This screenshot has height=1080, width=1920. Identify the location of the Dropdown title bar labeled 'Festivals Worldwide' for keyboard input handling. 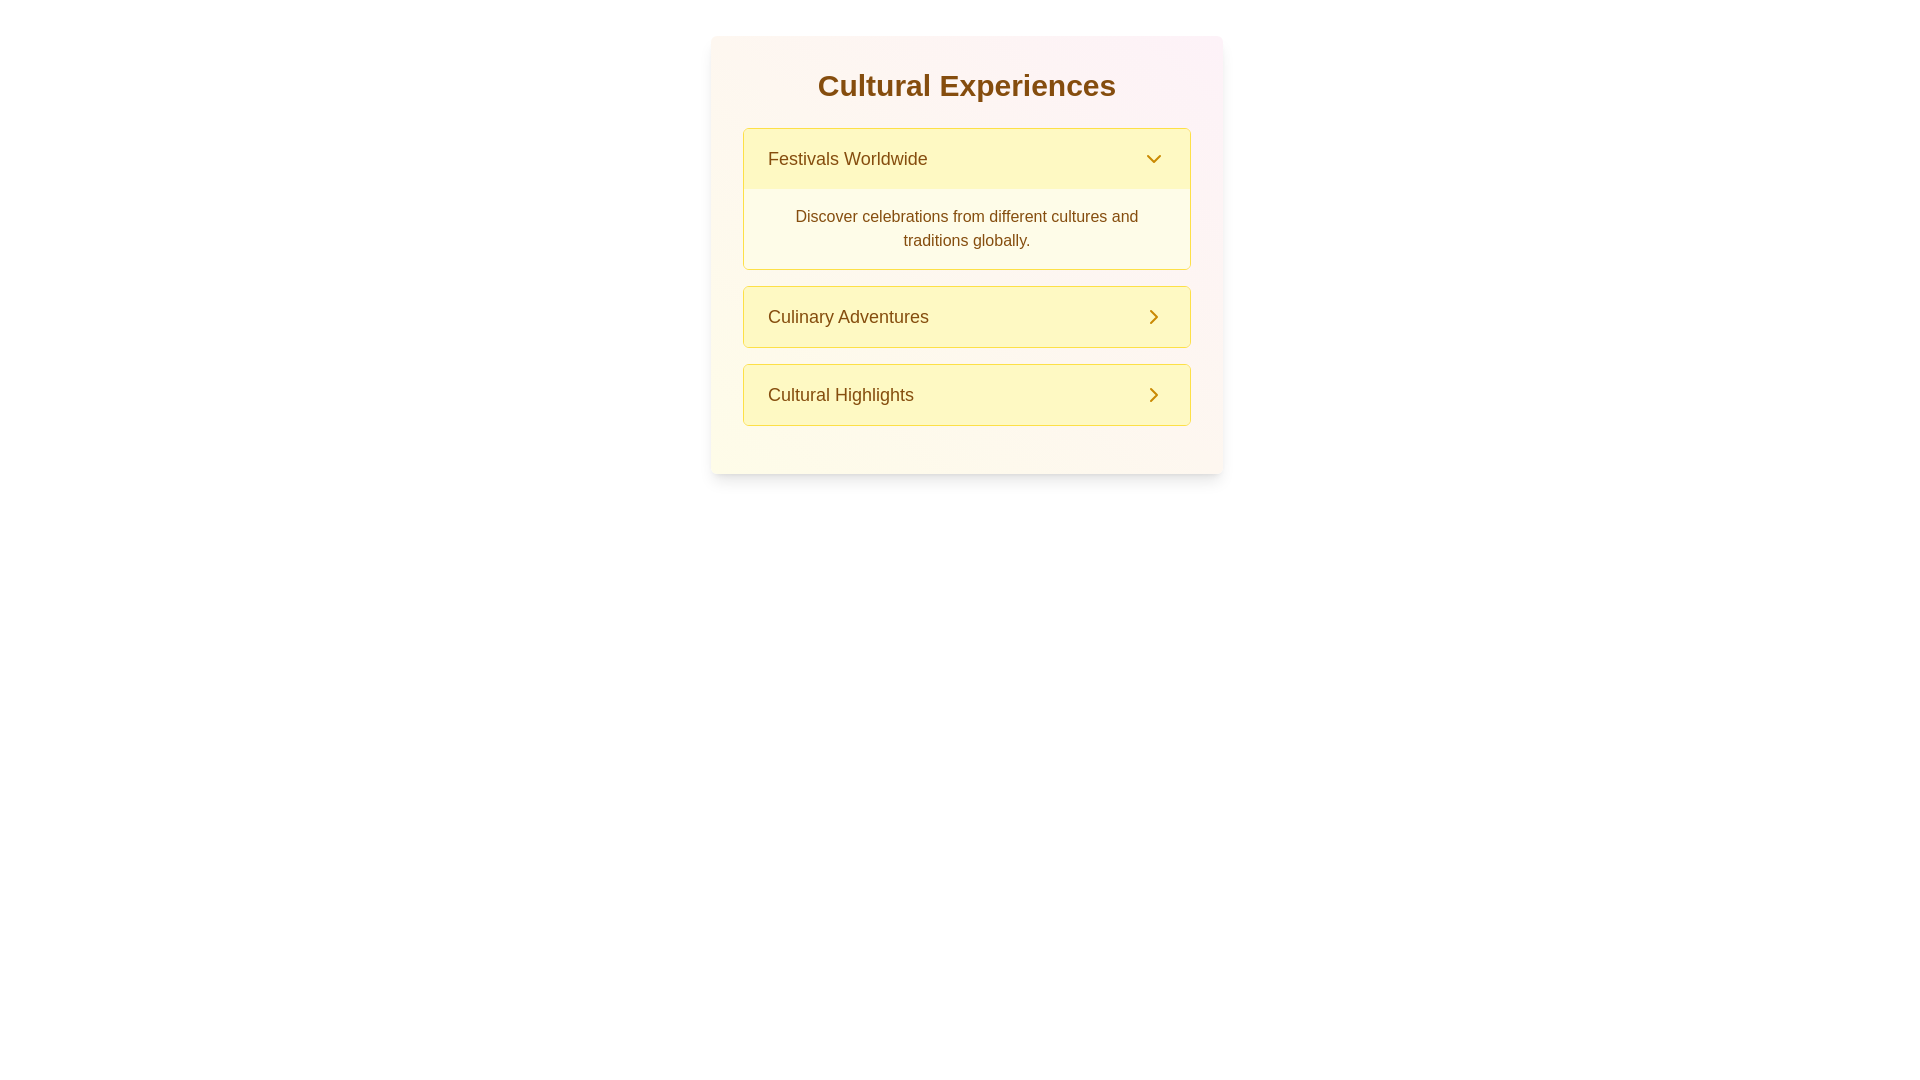
(966, 157).